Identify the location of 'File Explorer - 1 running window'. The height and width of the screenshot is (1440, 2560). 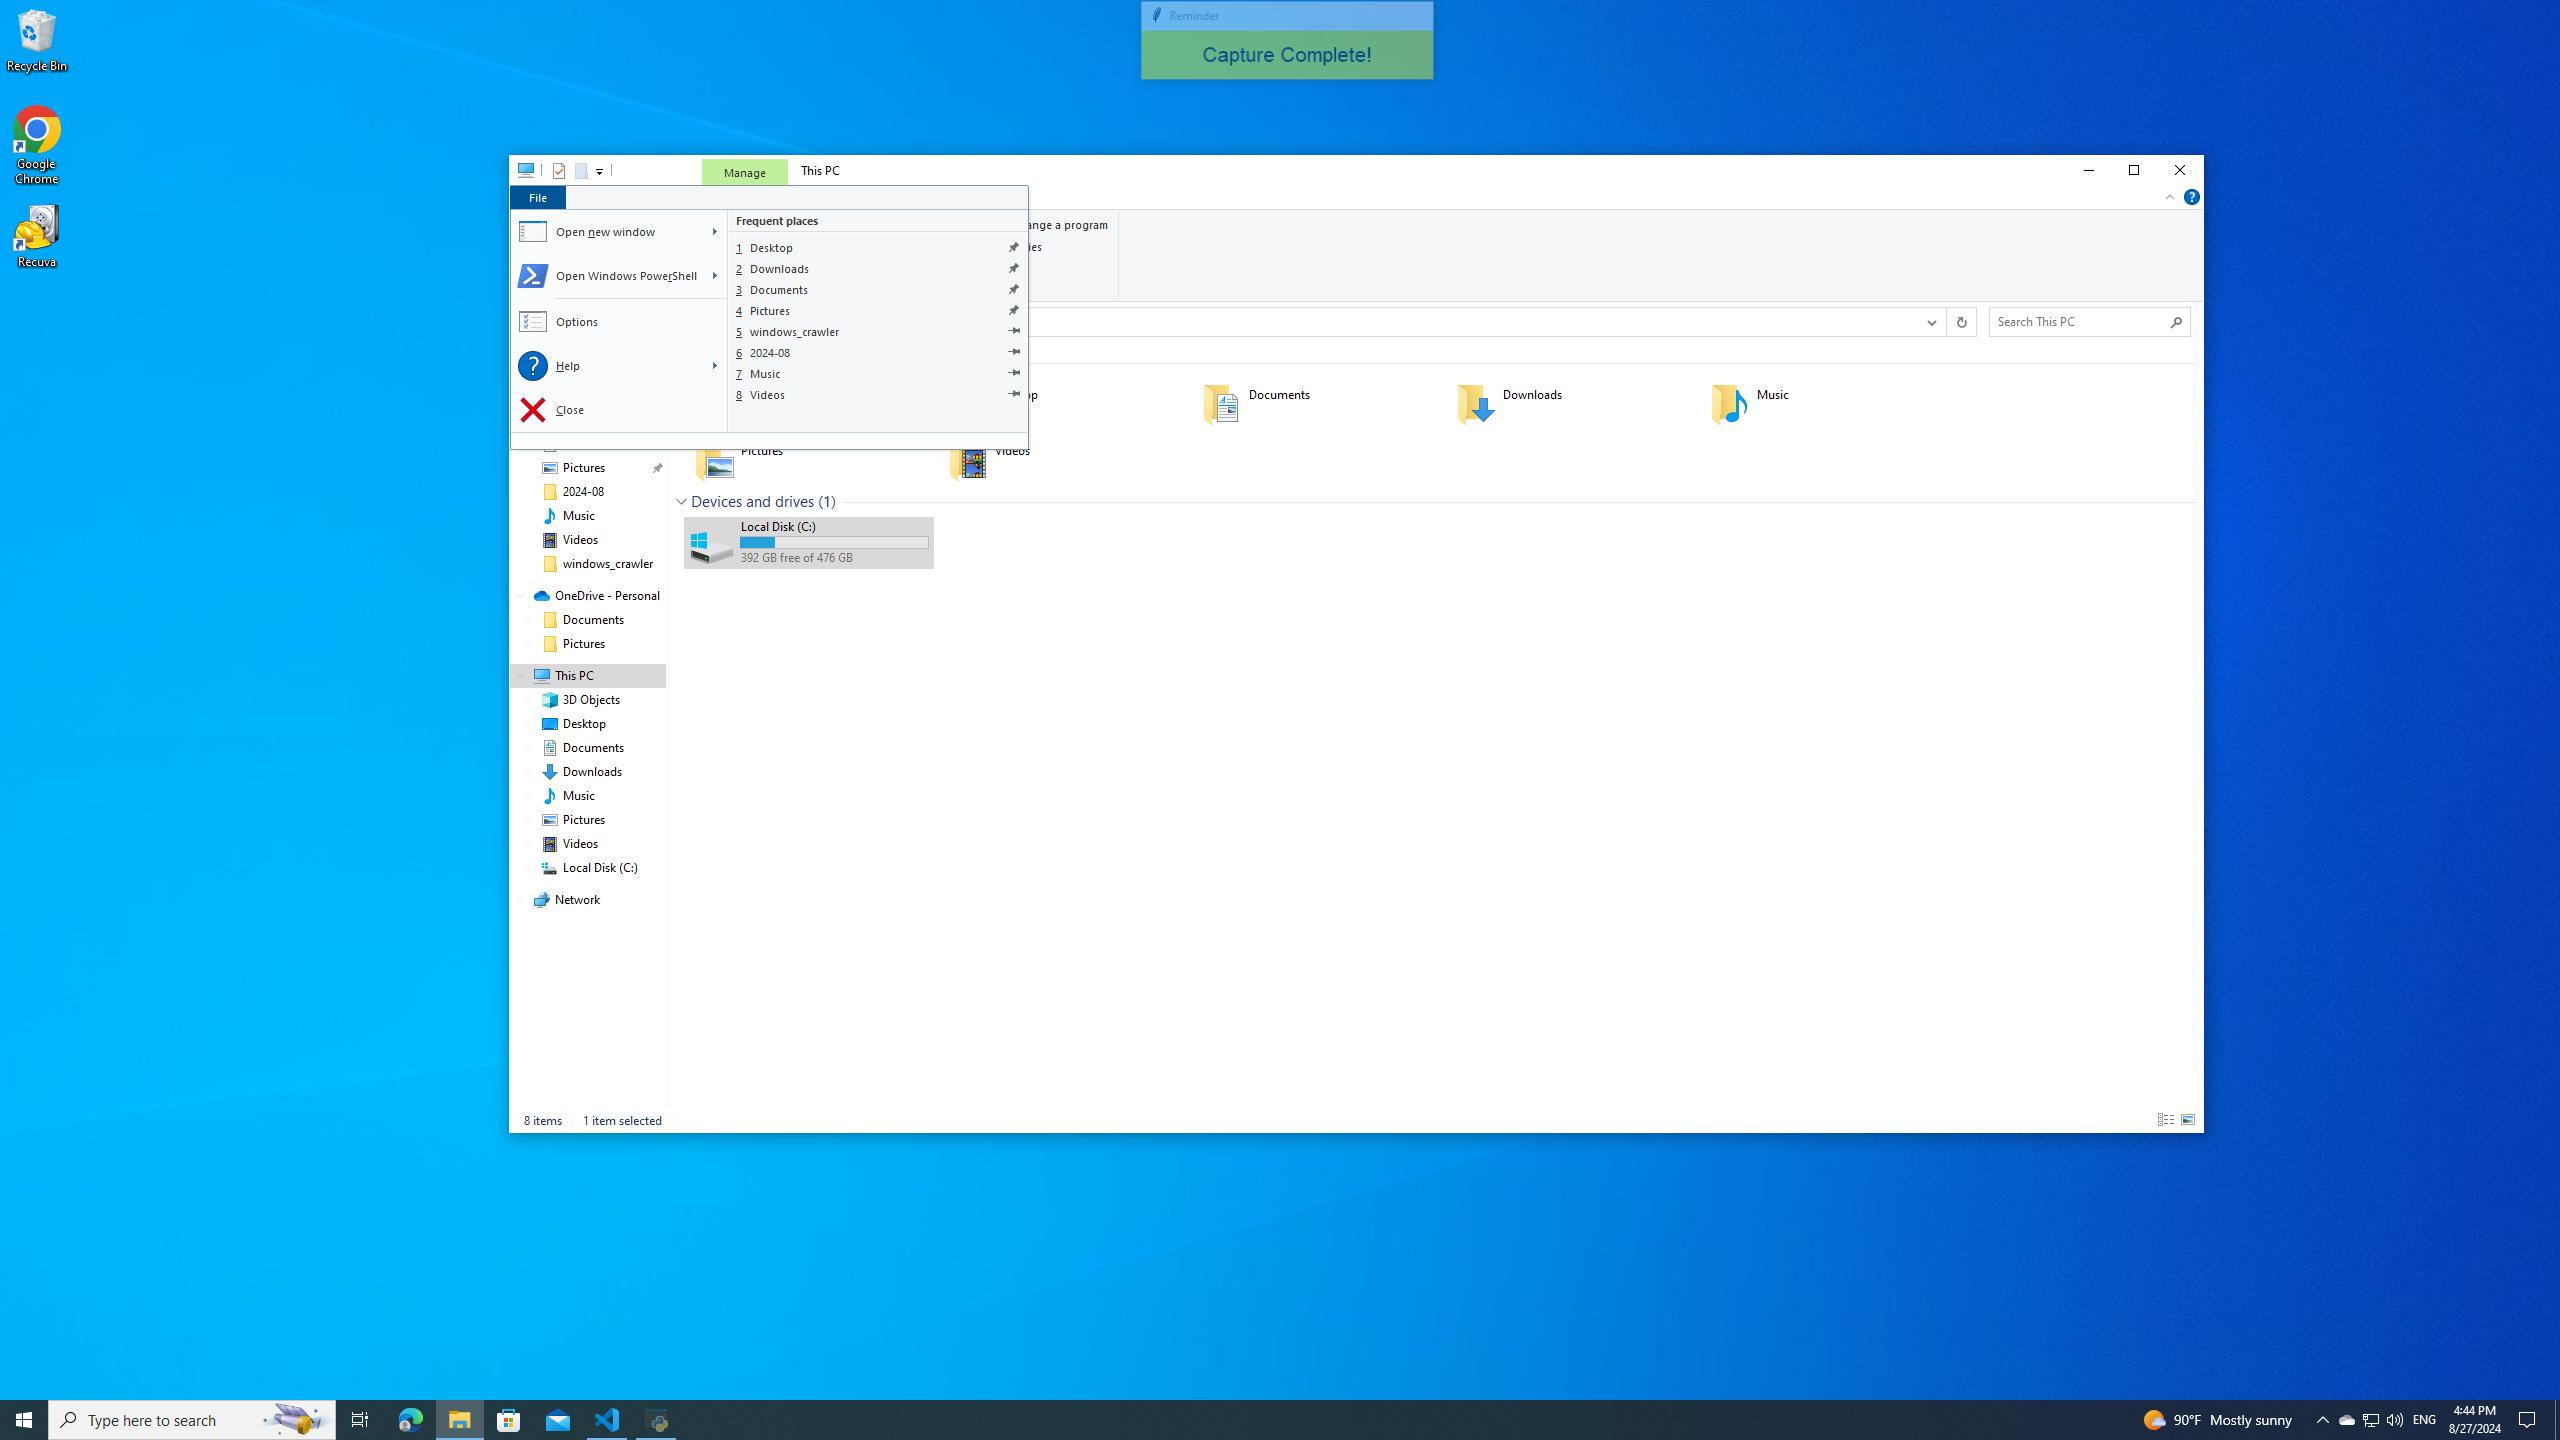
(458, 1418).